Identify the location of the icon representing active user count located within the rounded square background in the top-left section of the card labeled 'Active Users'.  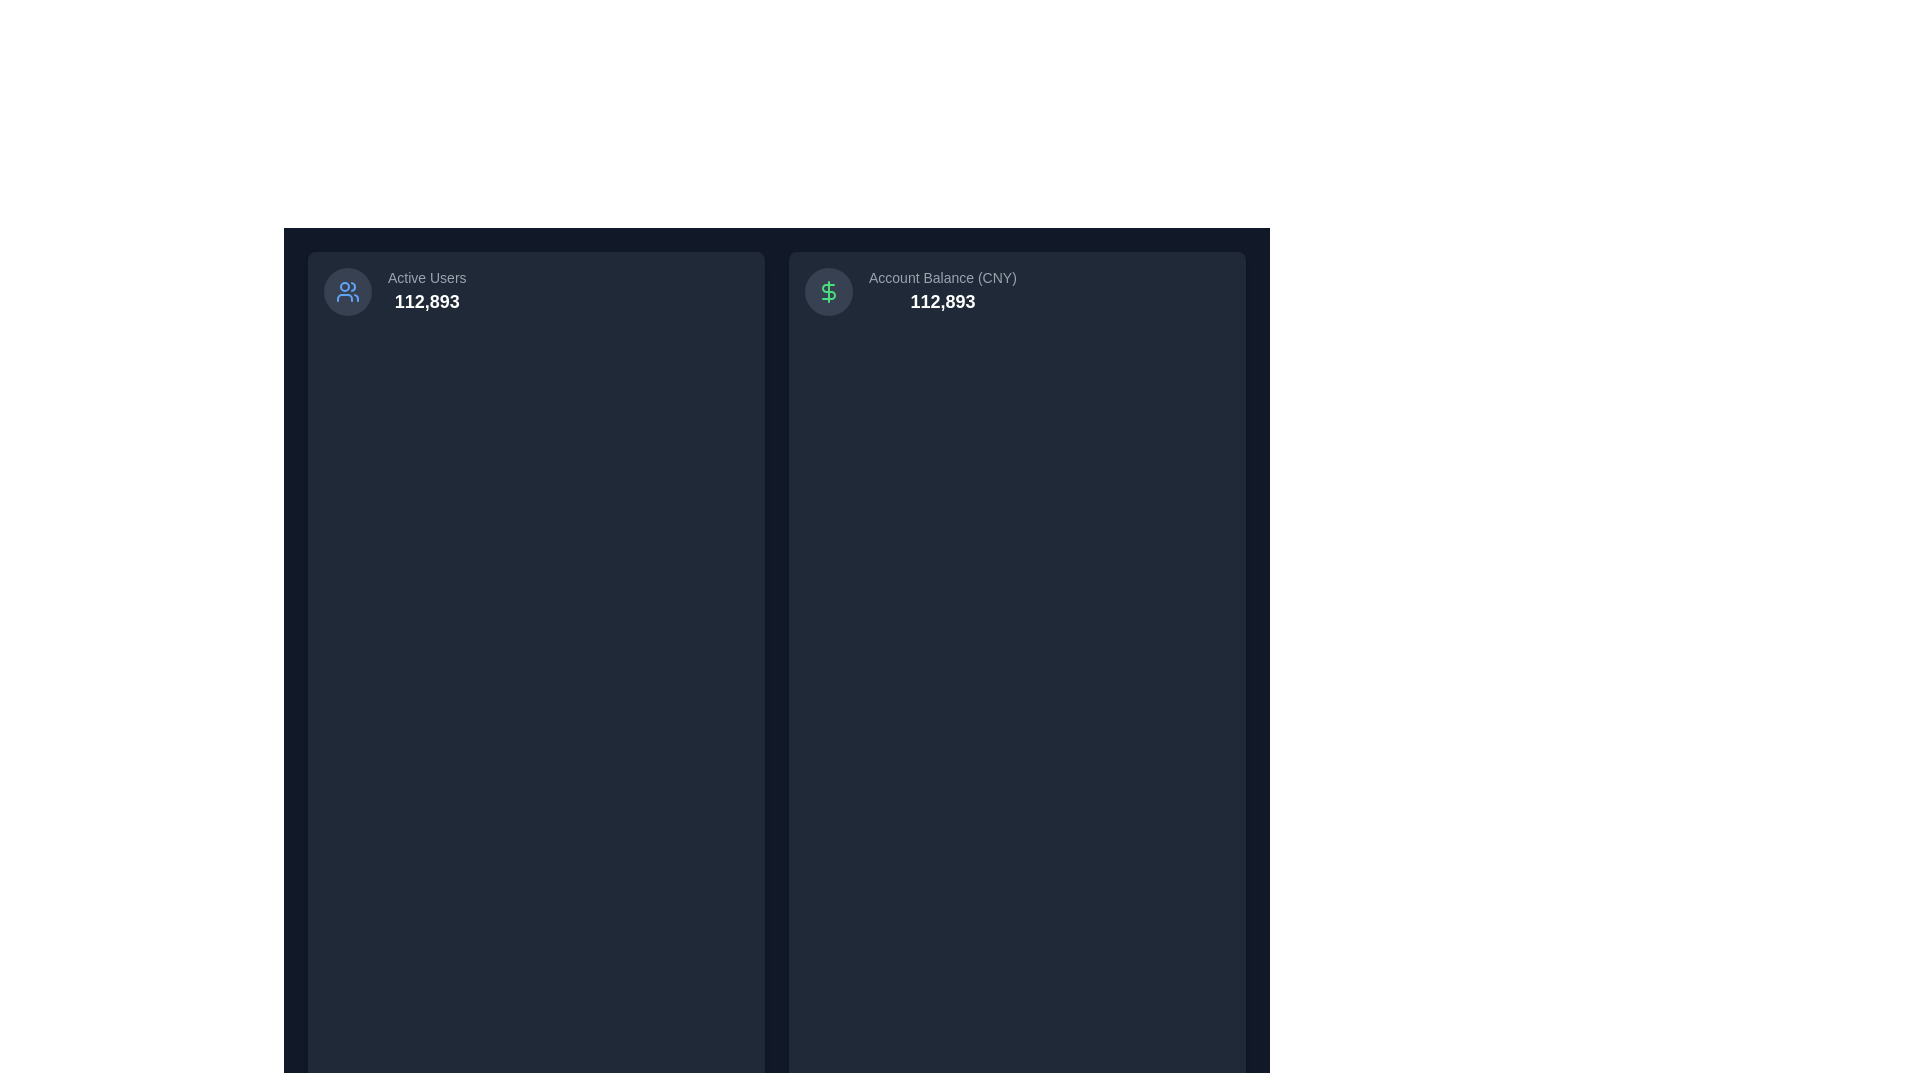
(347, 292).